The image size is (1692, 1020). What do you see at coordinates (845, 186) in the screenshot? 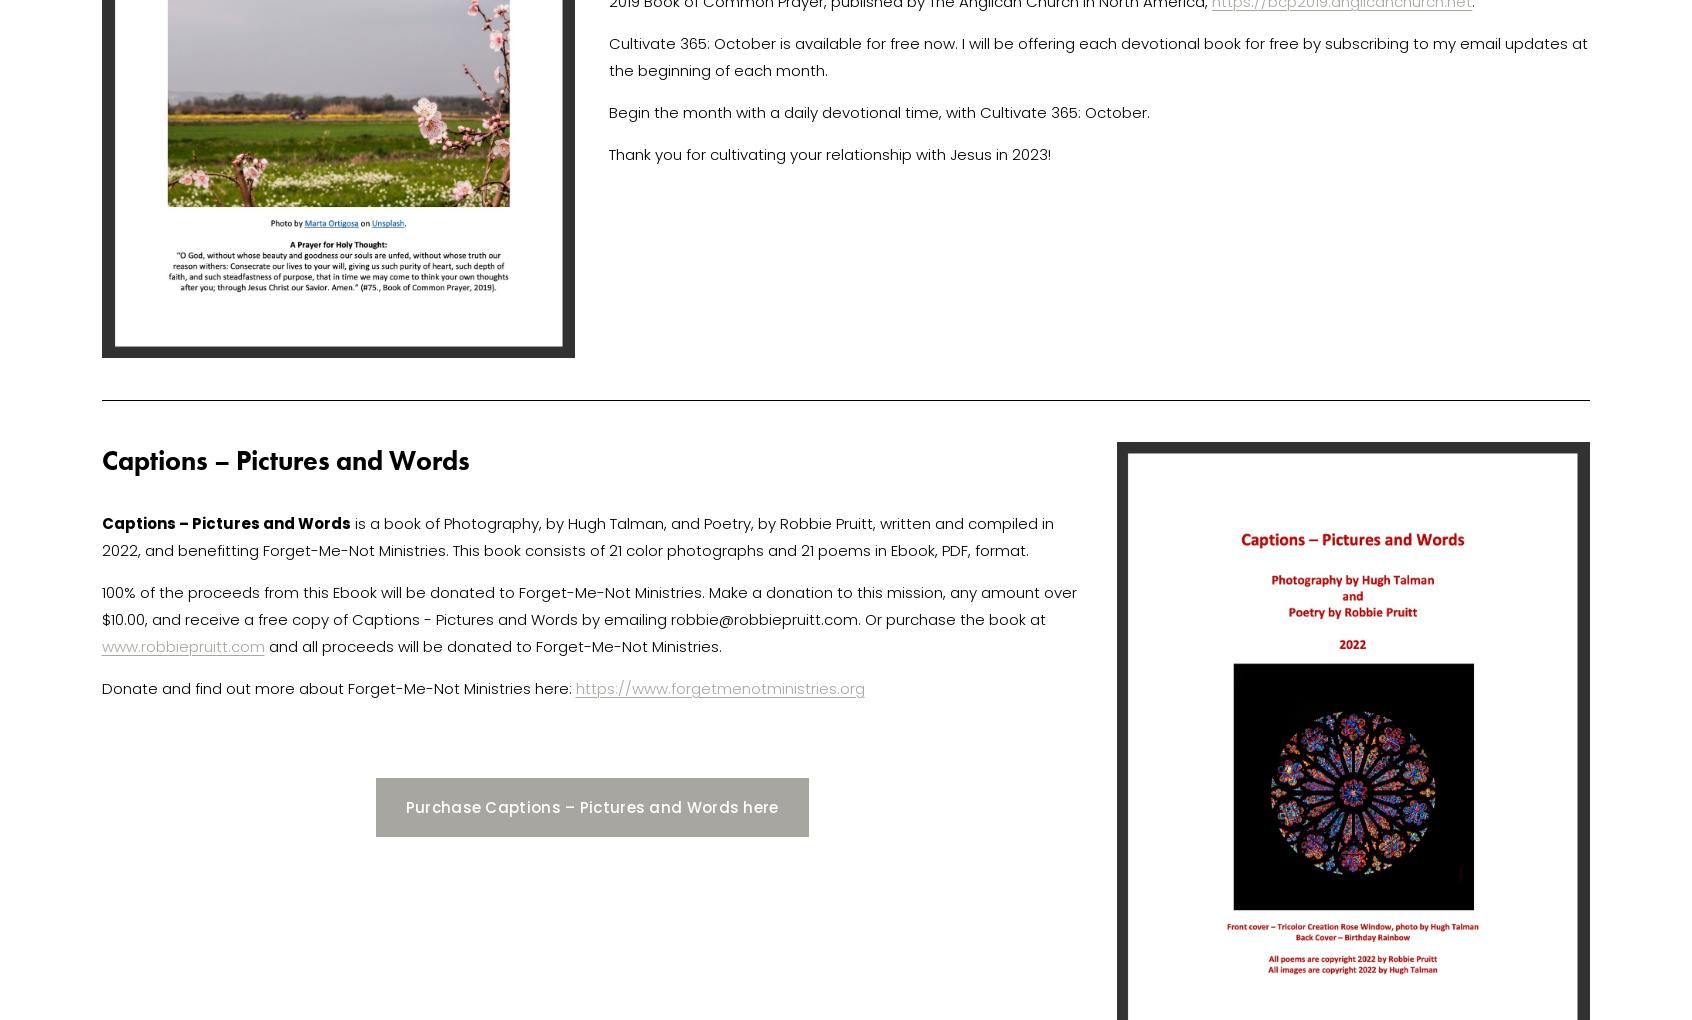
I see `'Blog Archive'` at bounding box center [845, 186].